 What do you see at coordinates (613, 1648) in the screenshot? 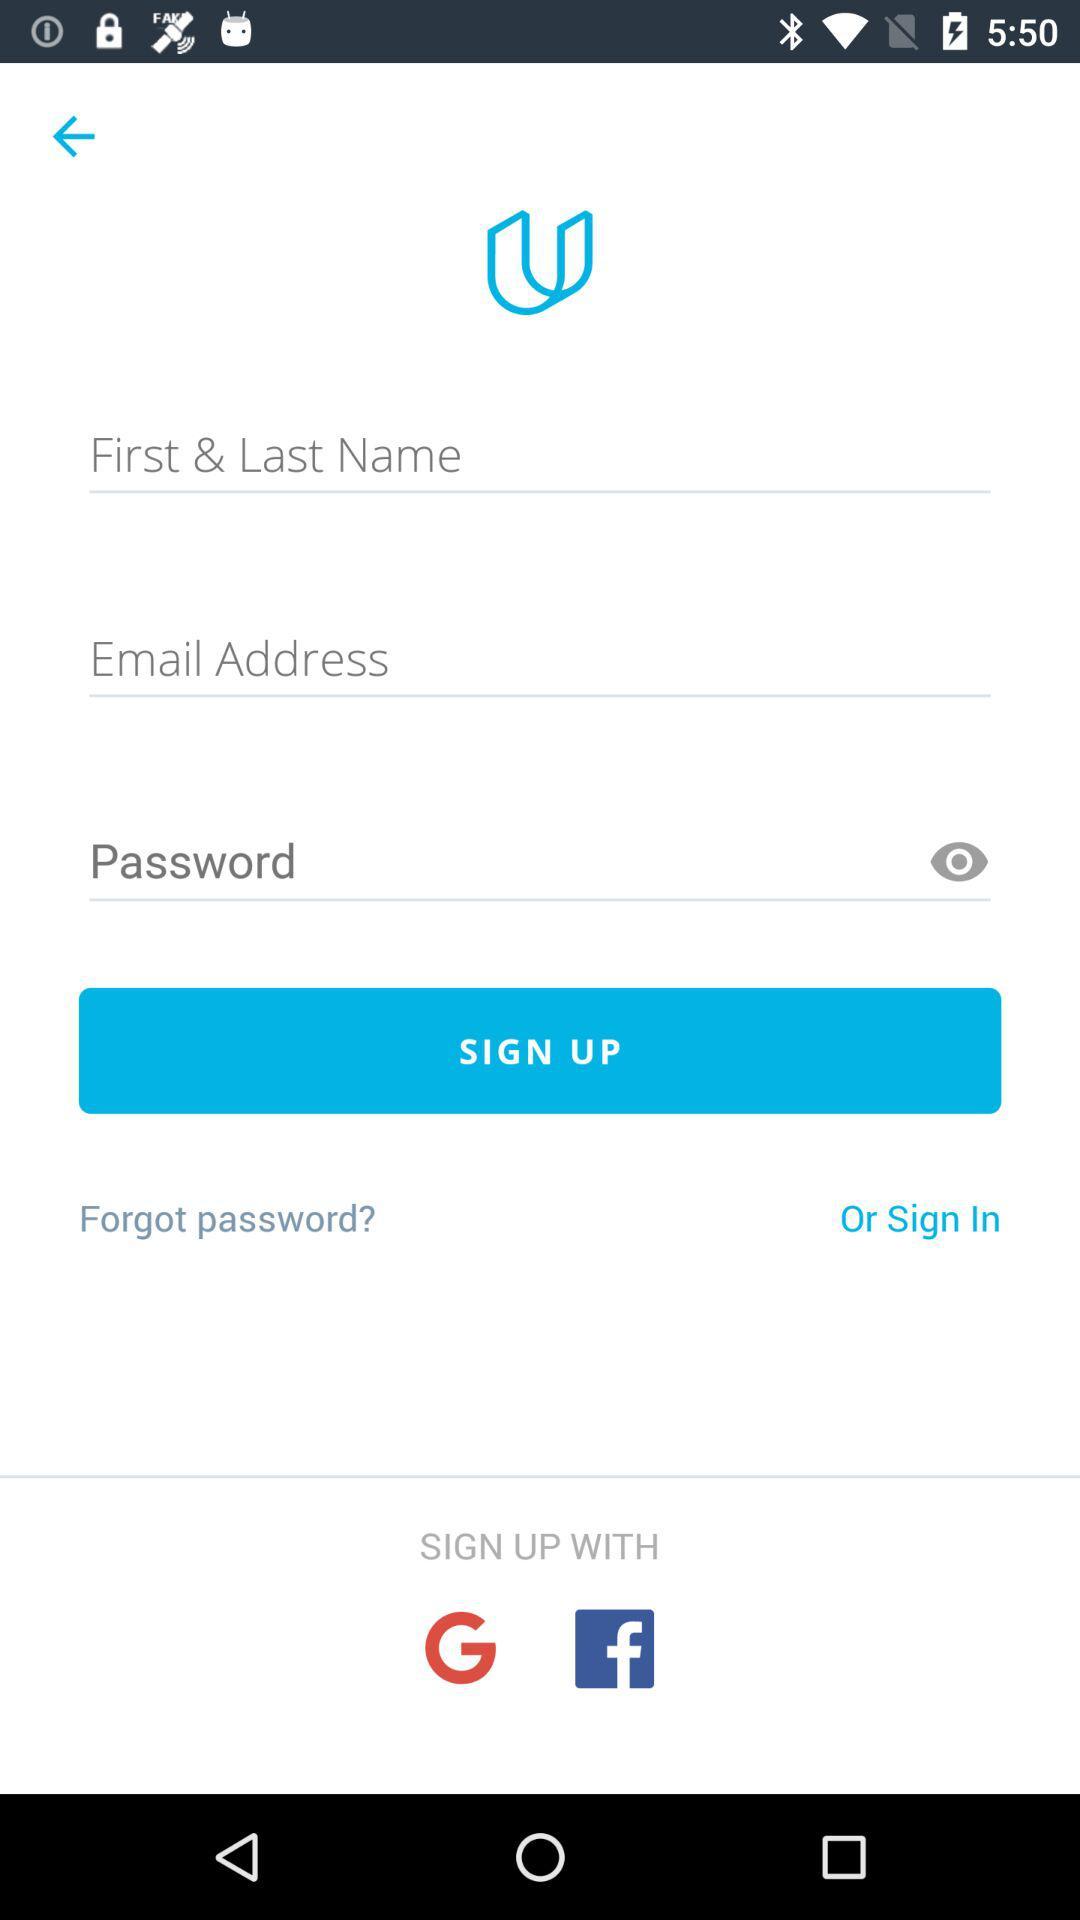
I see `open facebook` at bounding box center [613, 1648].